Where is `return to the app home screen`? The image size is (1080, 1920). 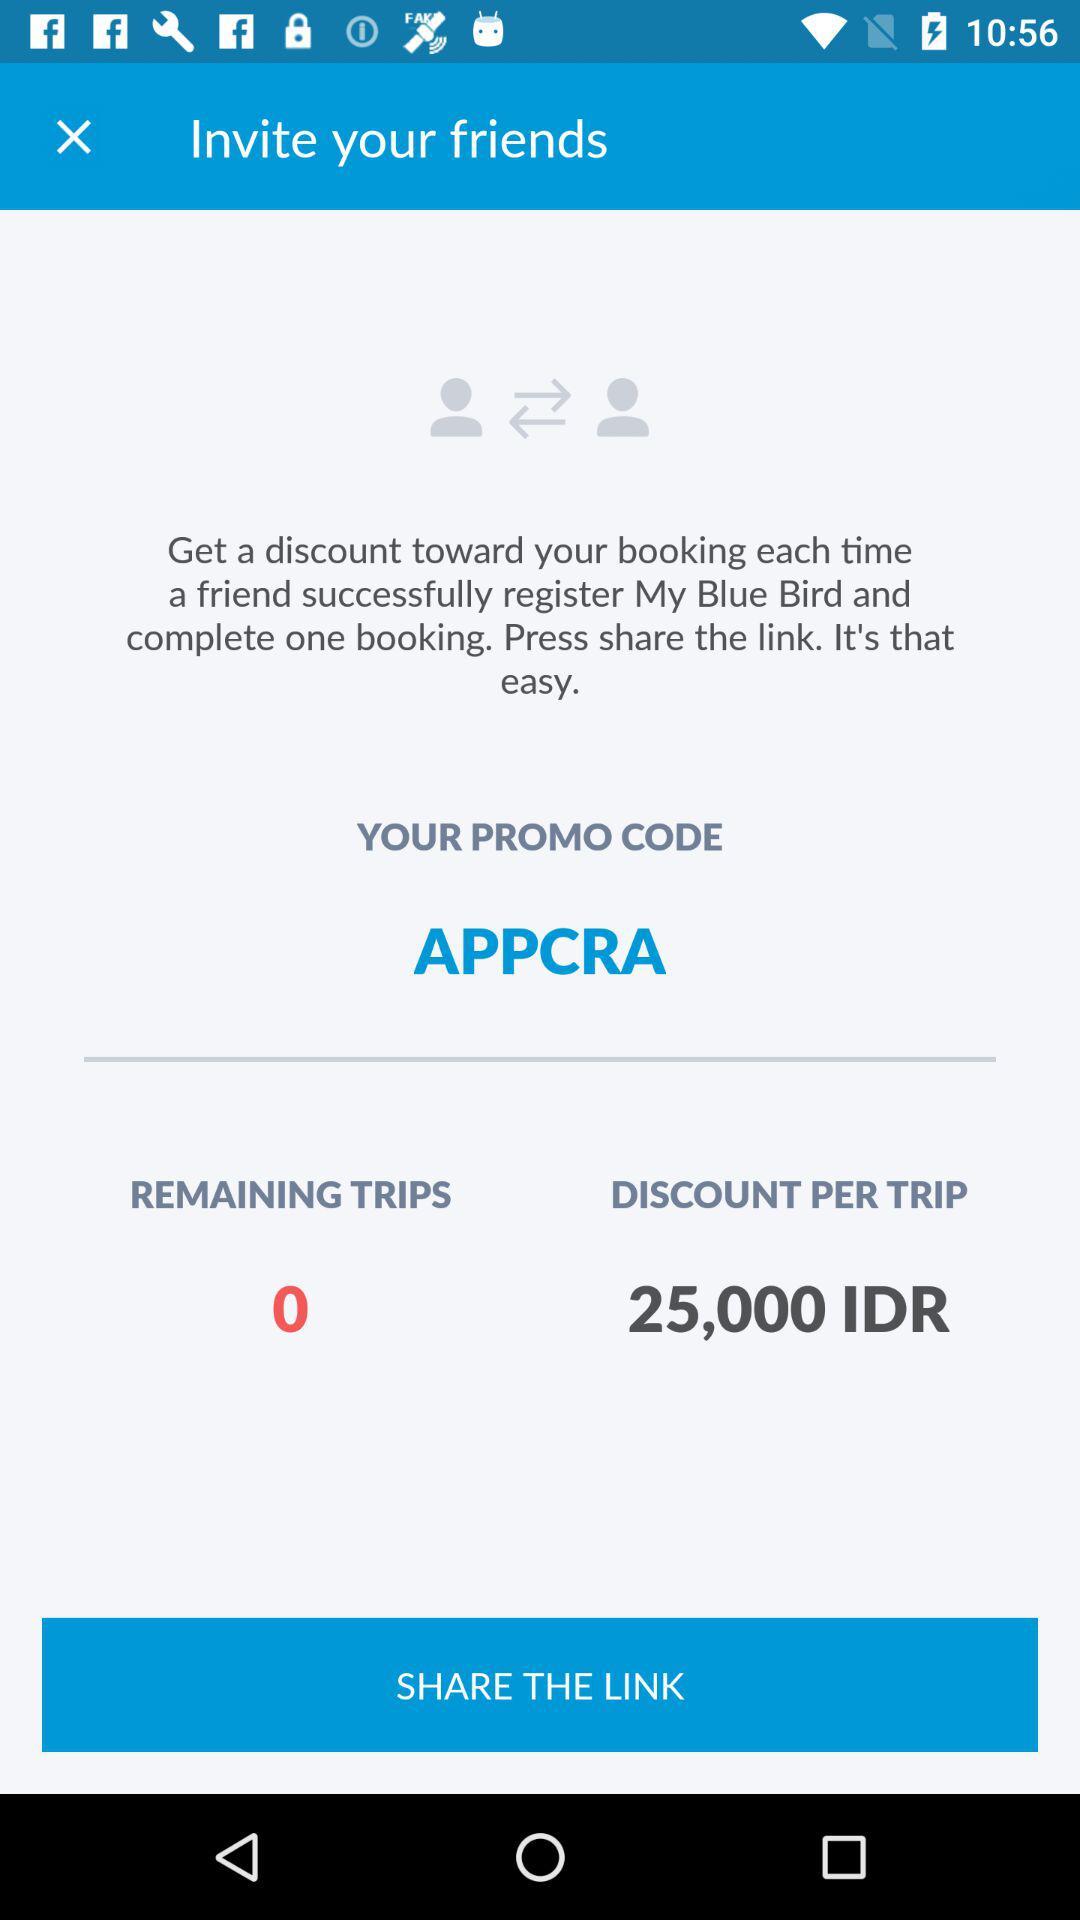
return to the app home screen is located at coordinates (72, 135).